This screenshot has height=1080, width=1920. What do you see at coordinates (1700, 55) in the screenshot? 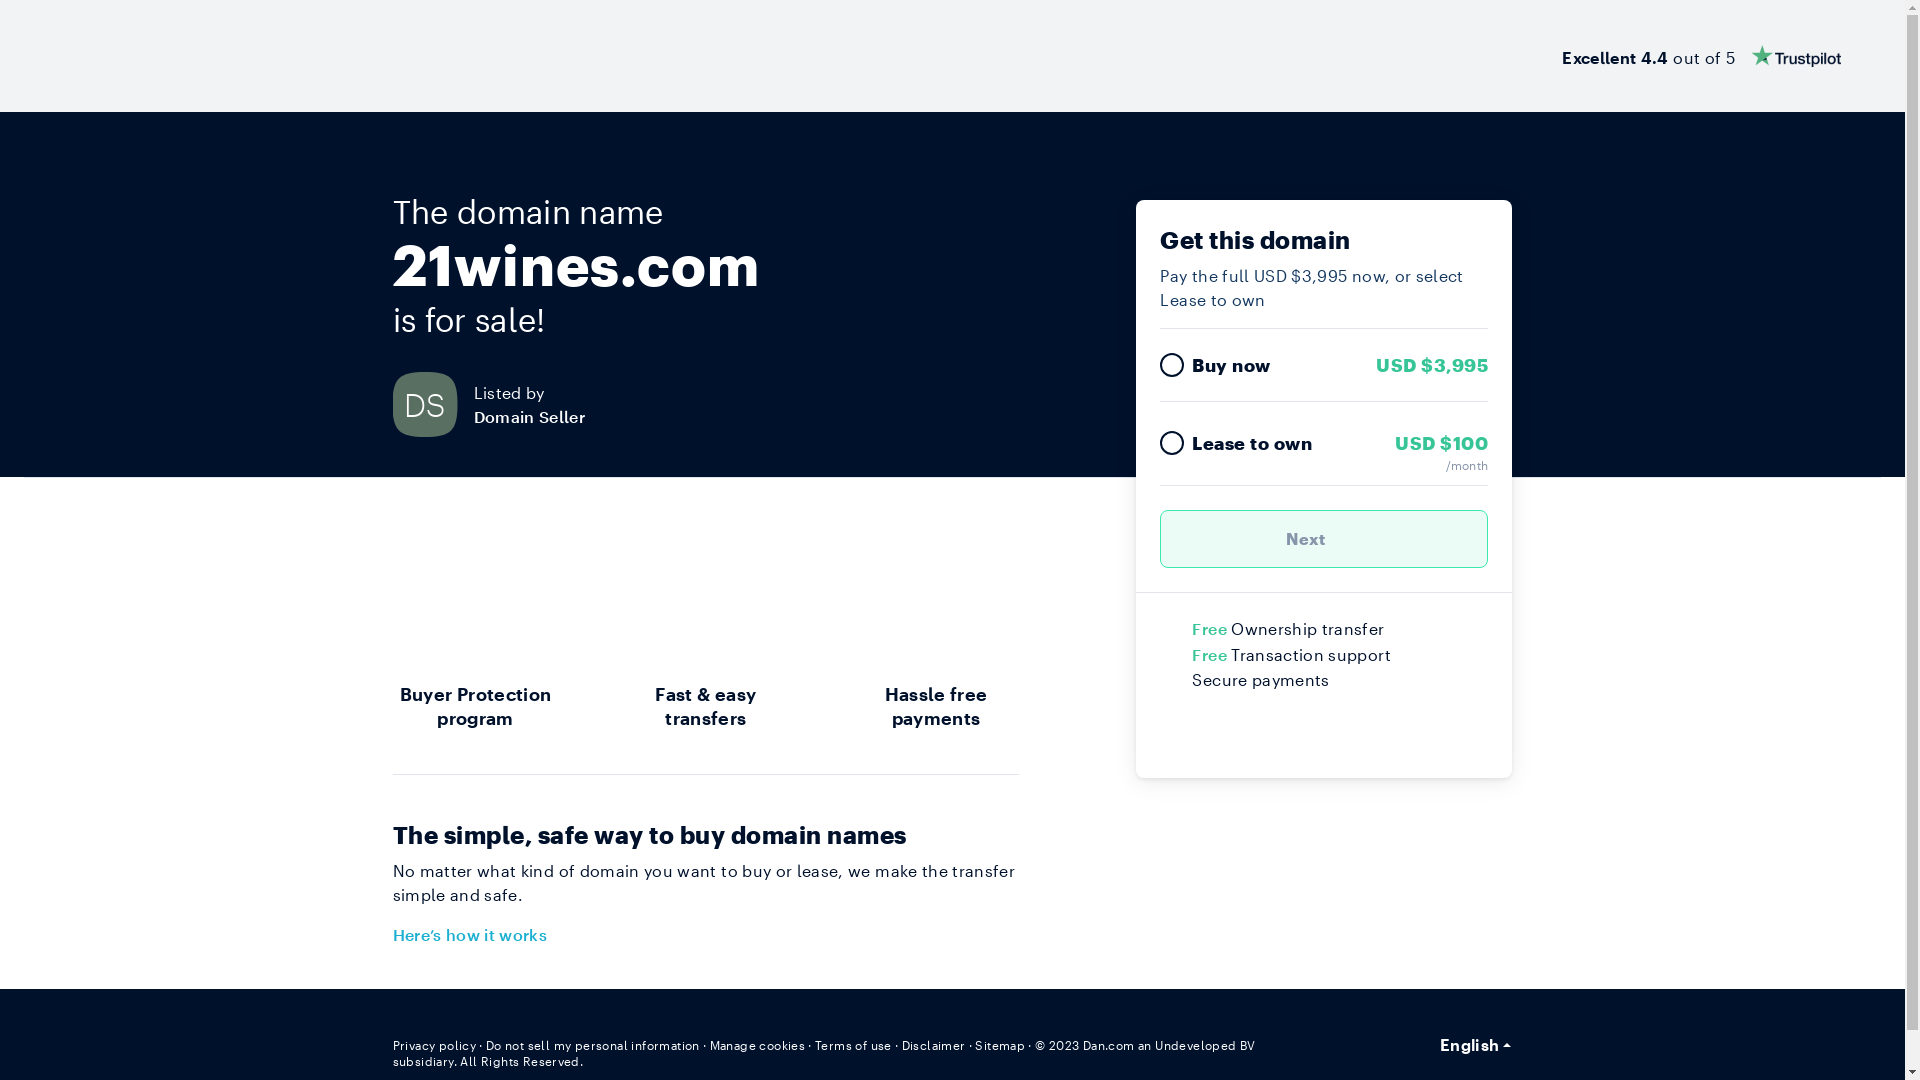
I see `'Excellent 4.4 out of 5'` at bounding box center [1700, 55].